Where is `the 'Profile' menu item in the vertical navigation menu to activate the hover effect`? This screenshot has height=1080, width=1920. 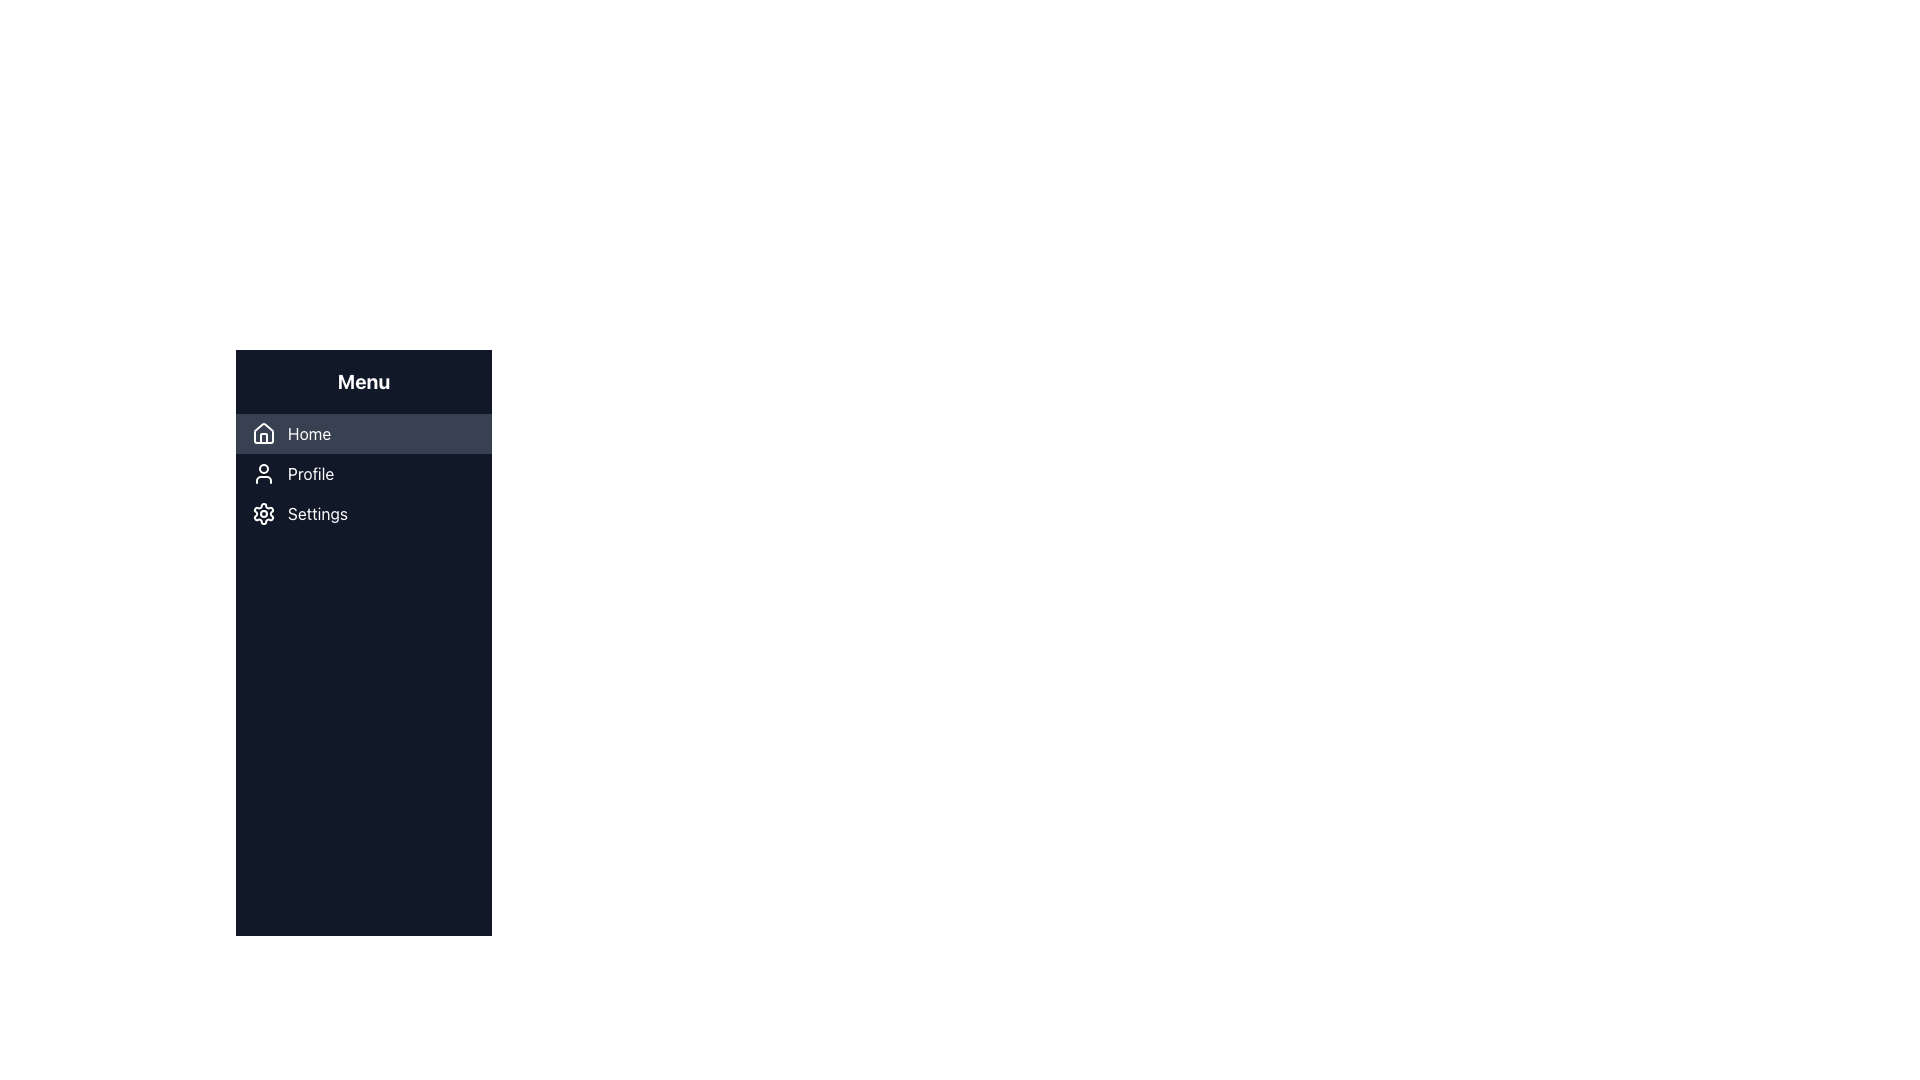
the 'Profile' menu item in the vertical navigation menu to activate the hover effect is located at coordinates (364, 474).